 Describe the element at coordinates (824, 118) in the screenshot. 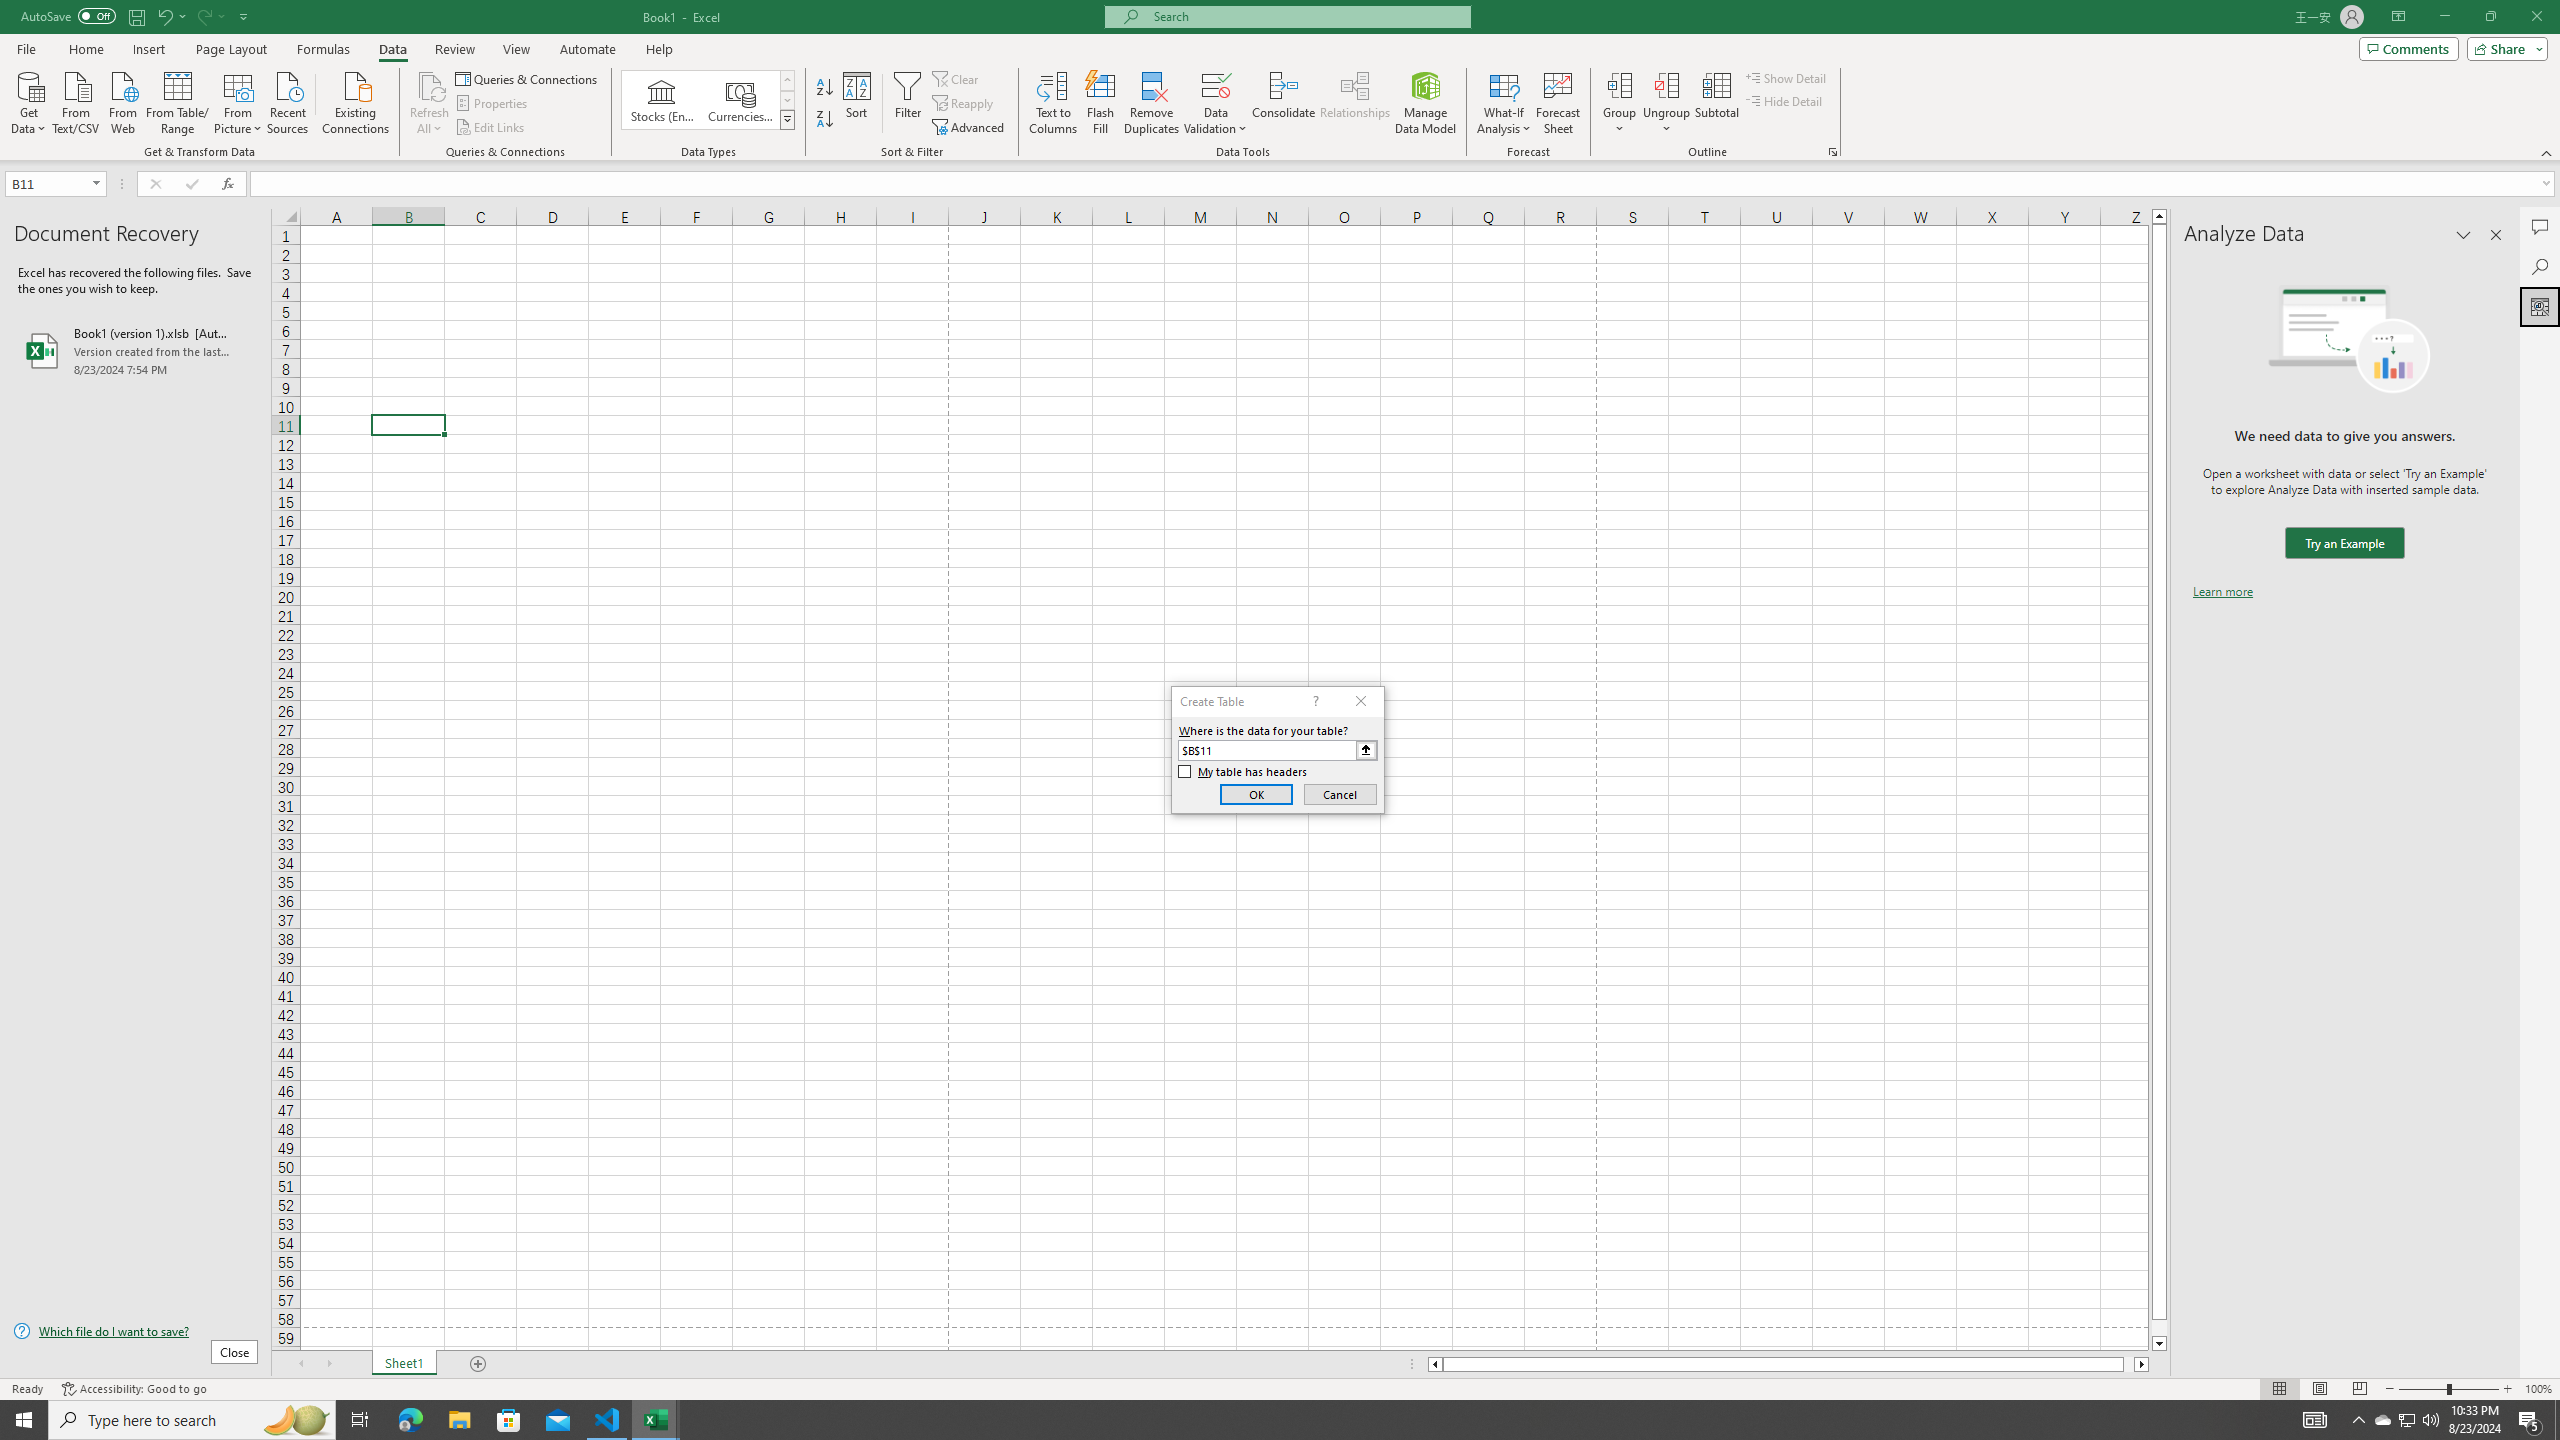

I see `'Sort Z to A'` at that location.